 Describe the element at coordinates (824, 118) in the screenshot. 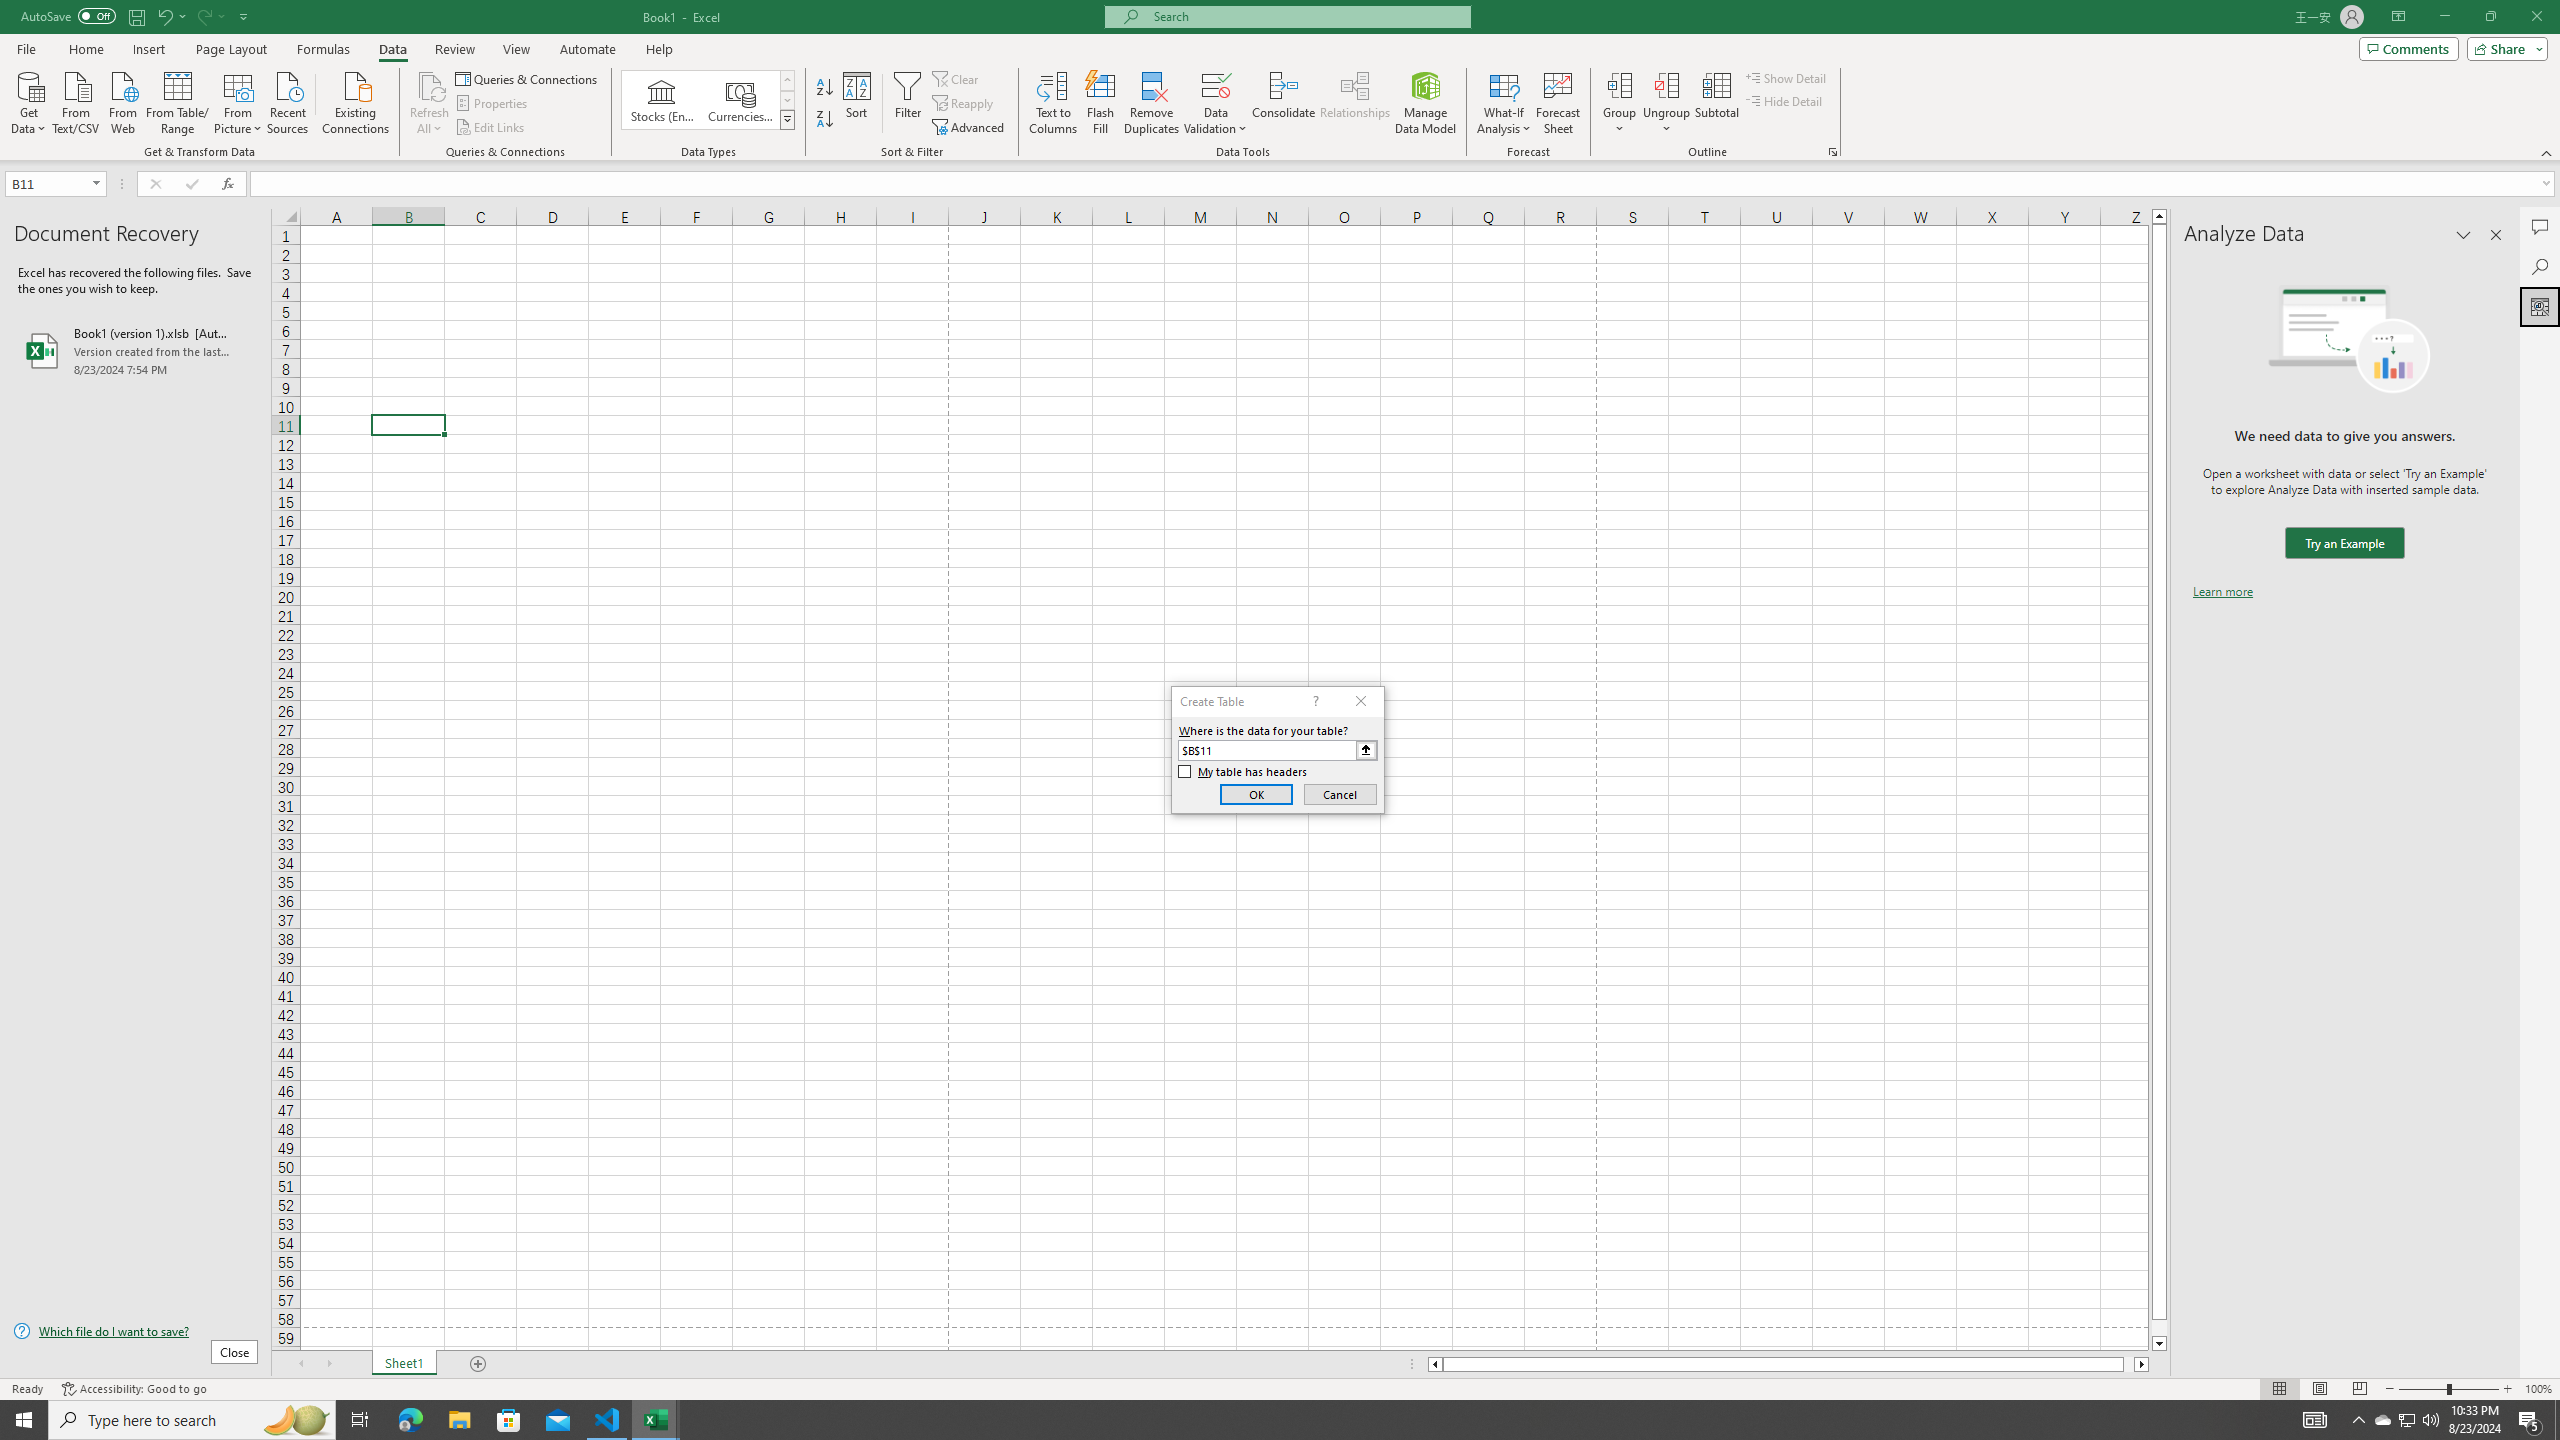

I see `'Sort Z to A'` at that location.